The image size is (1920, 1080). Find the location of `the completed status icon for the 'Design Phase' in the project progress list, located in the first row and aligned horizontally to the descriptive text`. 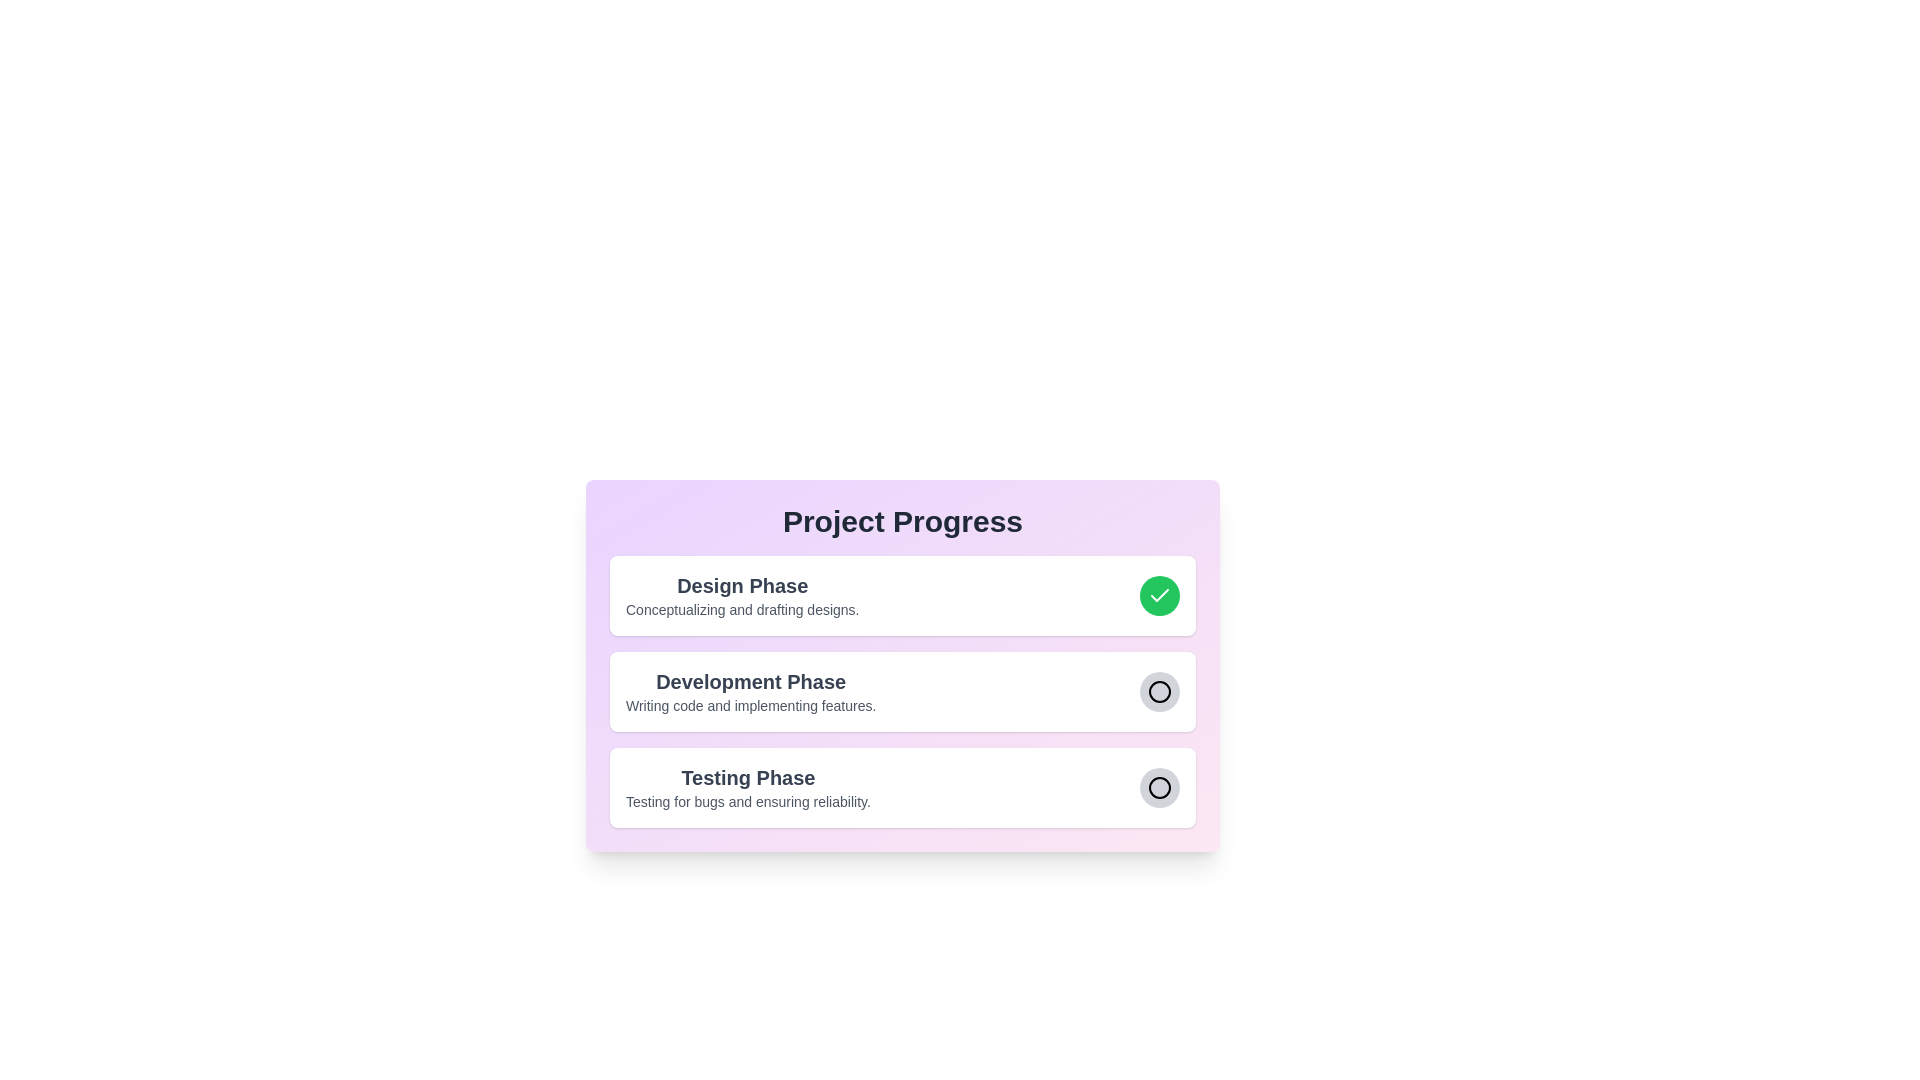

the completed status icon for the 'Design Phase' in the project progress list, located in the first row and aligned horizontally to the descriptive text is located at coordinates (1160, 595).